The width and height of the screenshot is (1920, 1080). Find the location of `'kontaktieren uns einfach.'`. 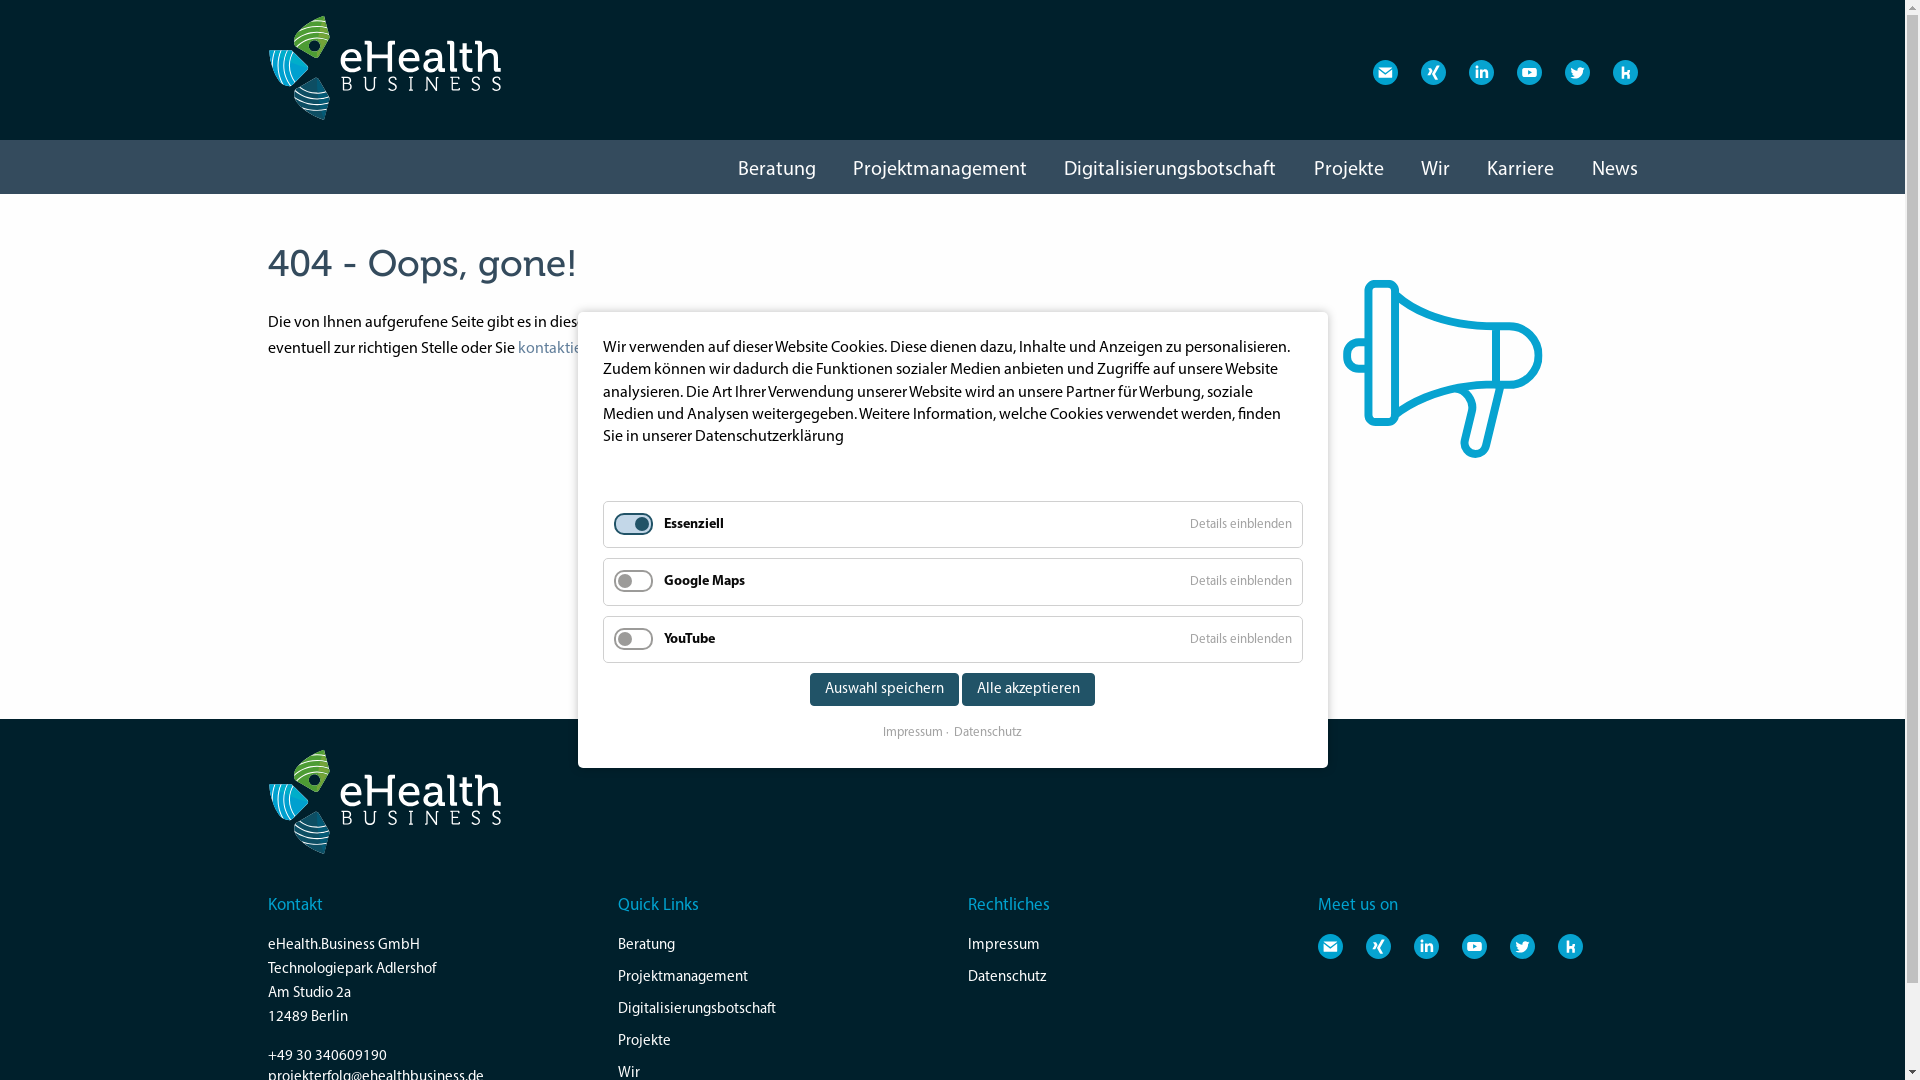

'kontaktieren uns einfach.' is located at coordinates (601, 349).